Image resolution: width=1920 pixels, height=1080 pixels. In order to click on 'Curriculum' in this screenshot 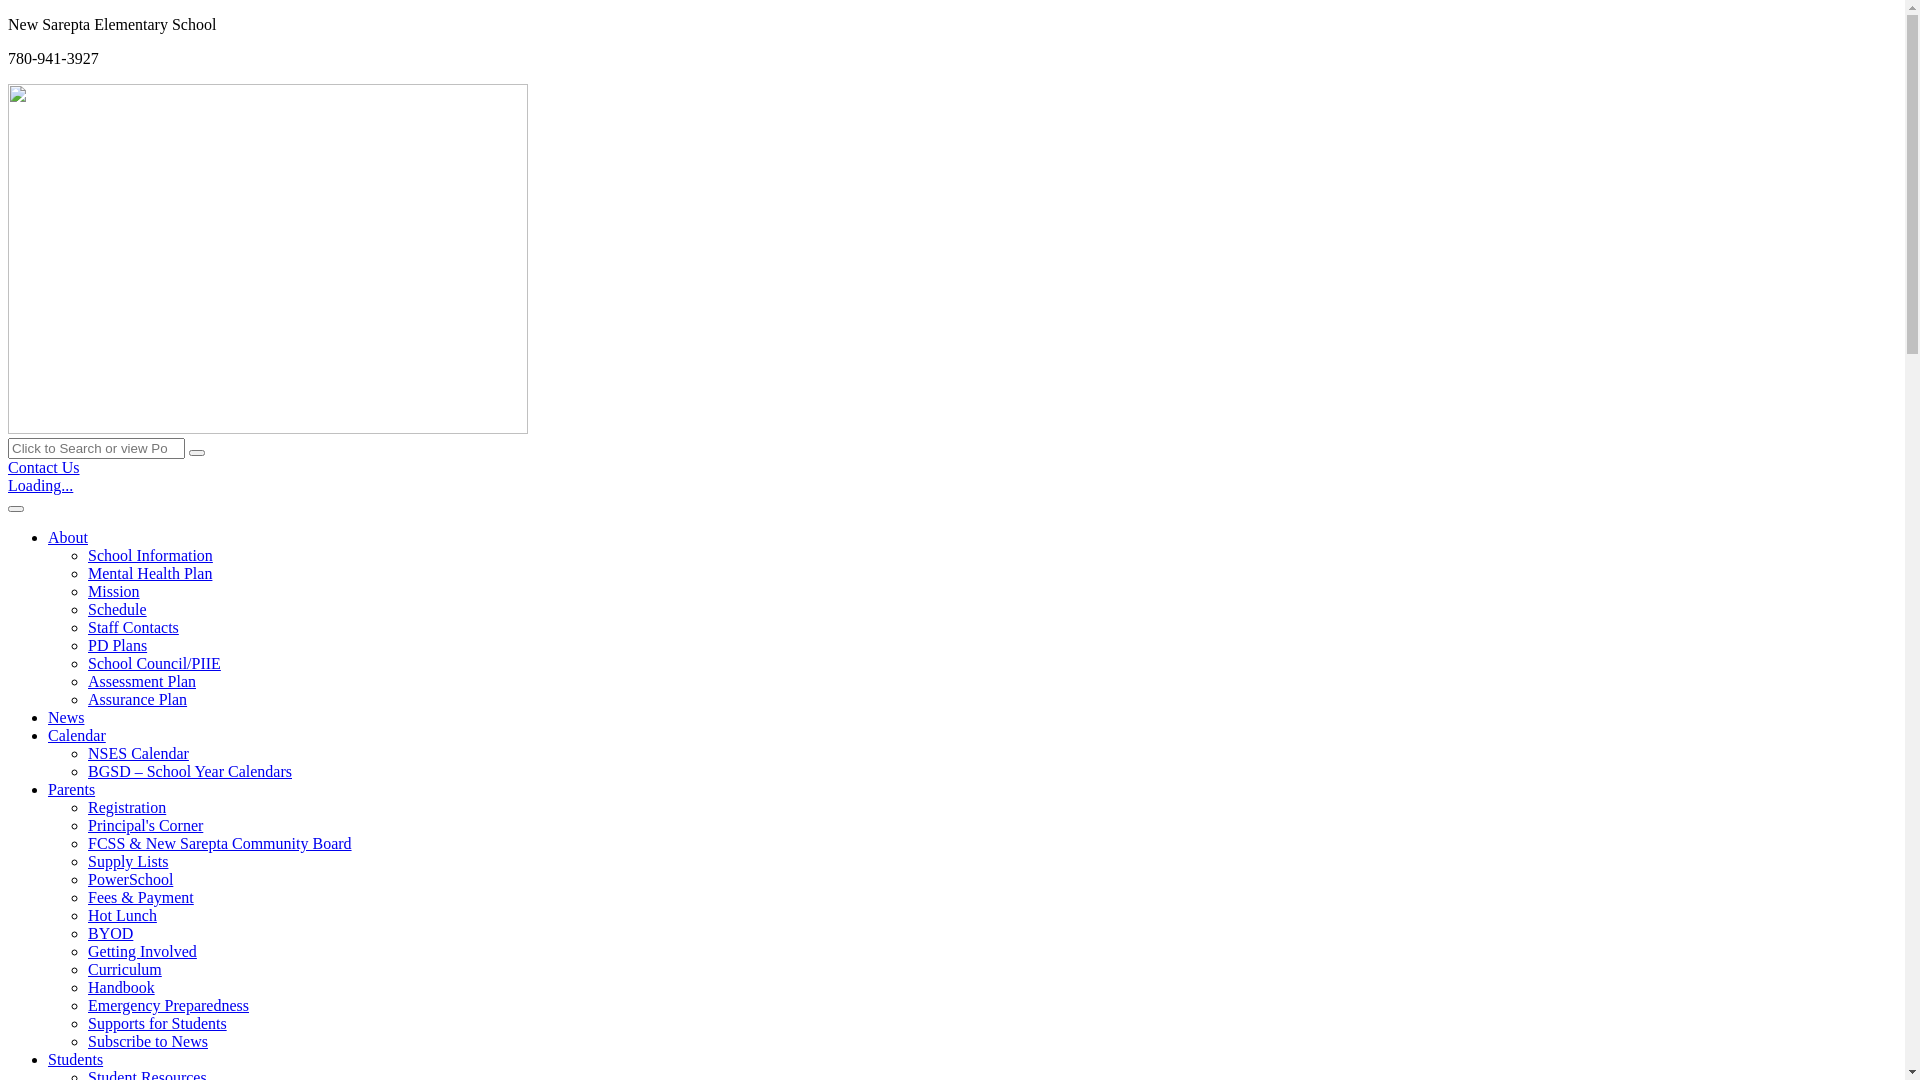, I will do `click(123, 968)`.